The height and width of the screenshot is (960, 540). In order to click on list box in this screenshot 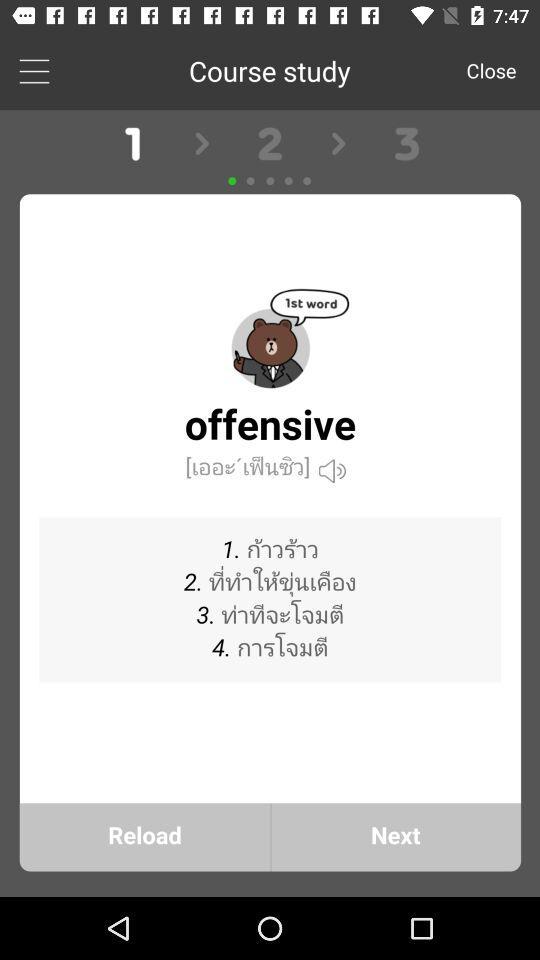, I will do `click(33, 70)`.